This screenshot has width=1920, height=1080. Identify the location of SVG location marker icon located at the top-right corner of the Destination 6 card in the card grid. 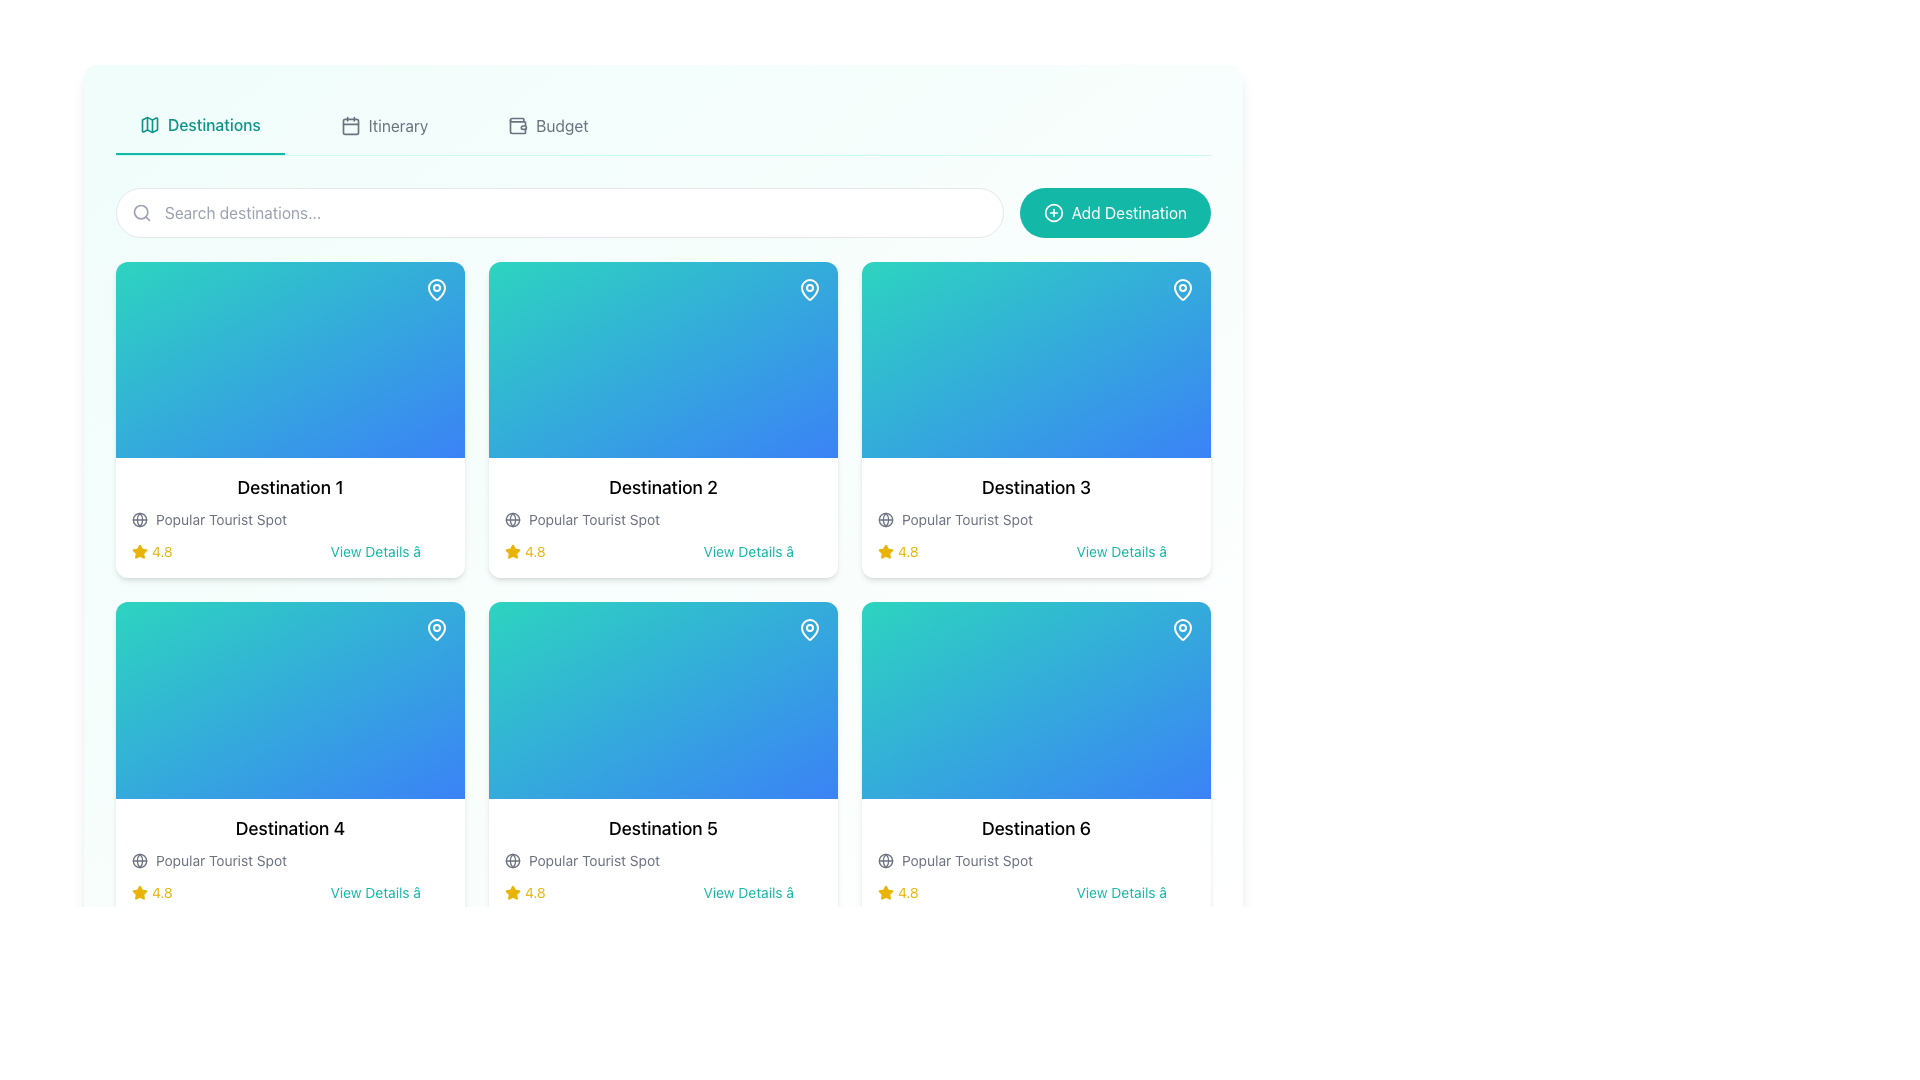
(1182, 628).